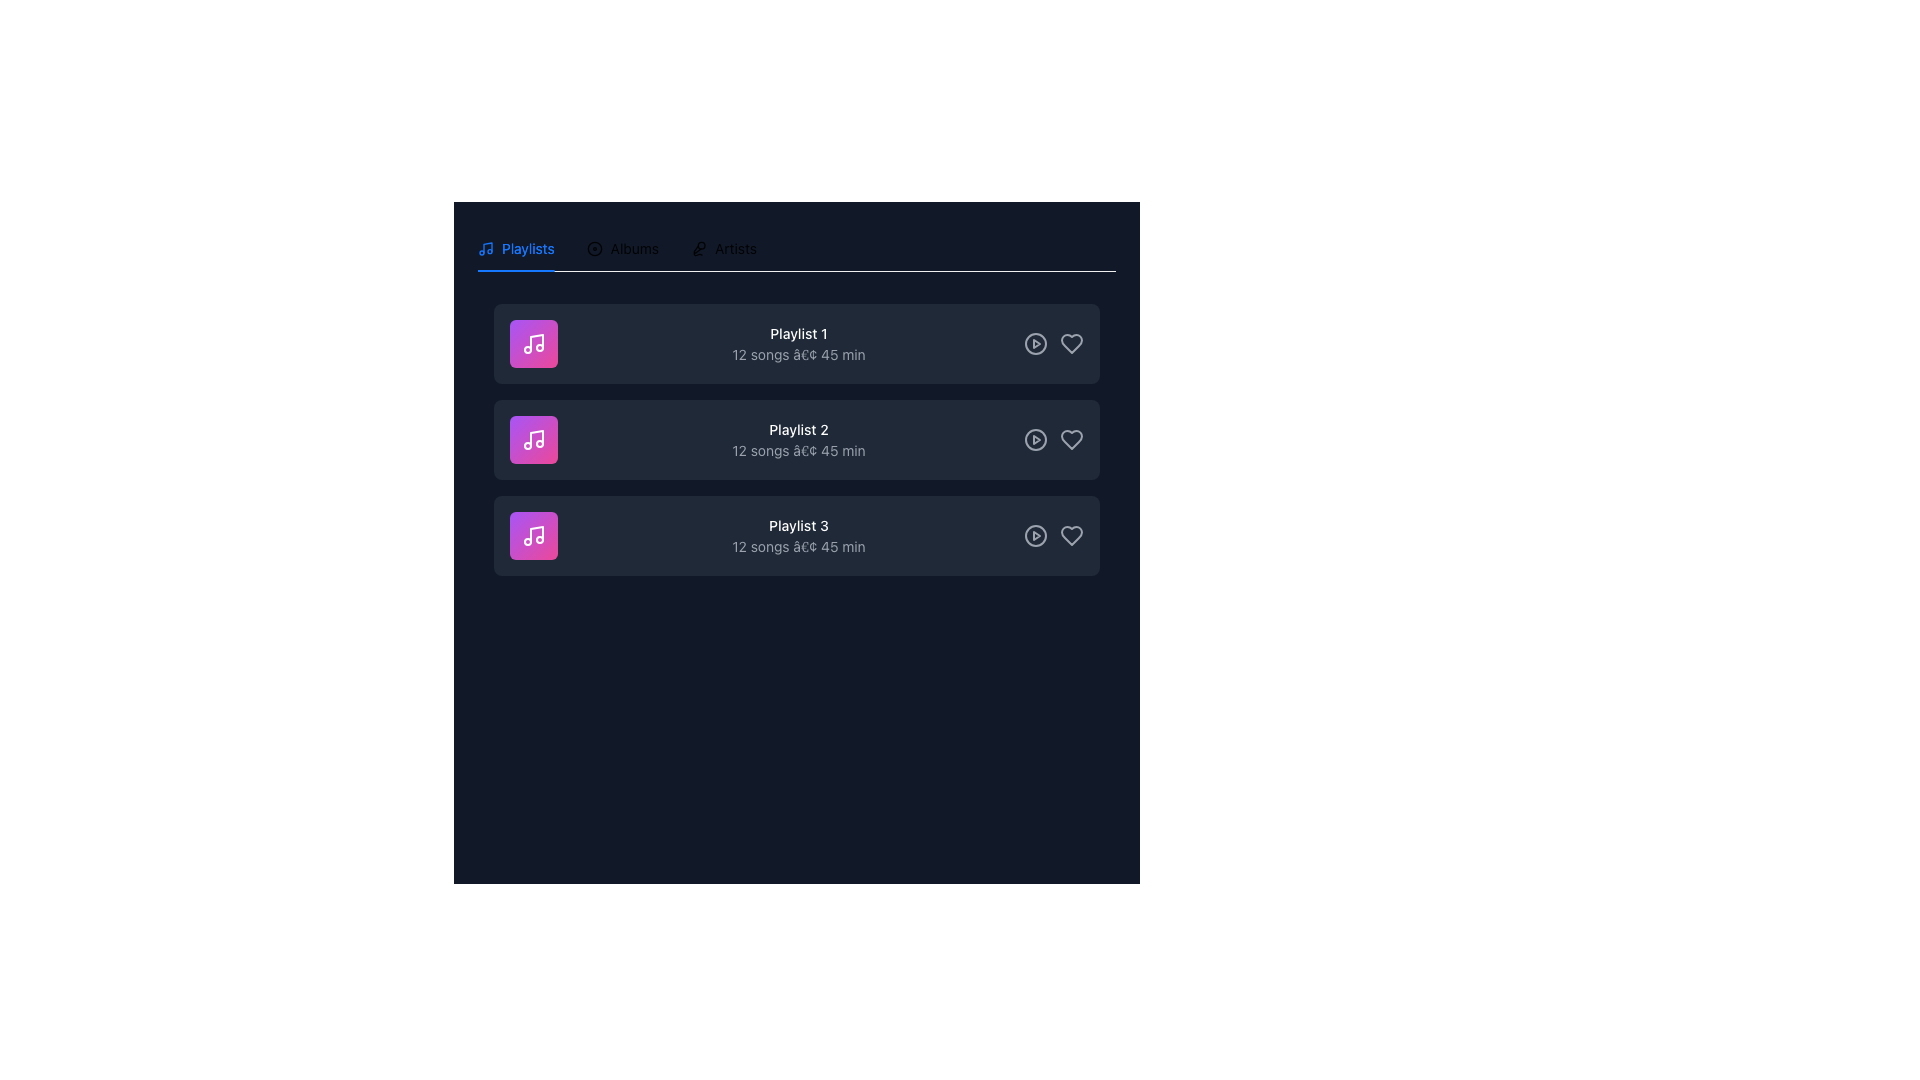 This screenshot has height=1080, width=1920. Describe the element at coordinates (1053, 438) in the screenshot. I see `the heart icon on the composite button to mark the playlist labeled 'Playlist 2, 12 songs • 45 min' as a favorite` at that location.